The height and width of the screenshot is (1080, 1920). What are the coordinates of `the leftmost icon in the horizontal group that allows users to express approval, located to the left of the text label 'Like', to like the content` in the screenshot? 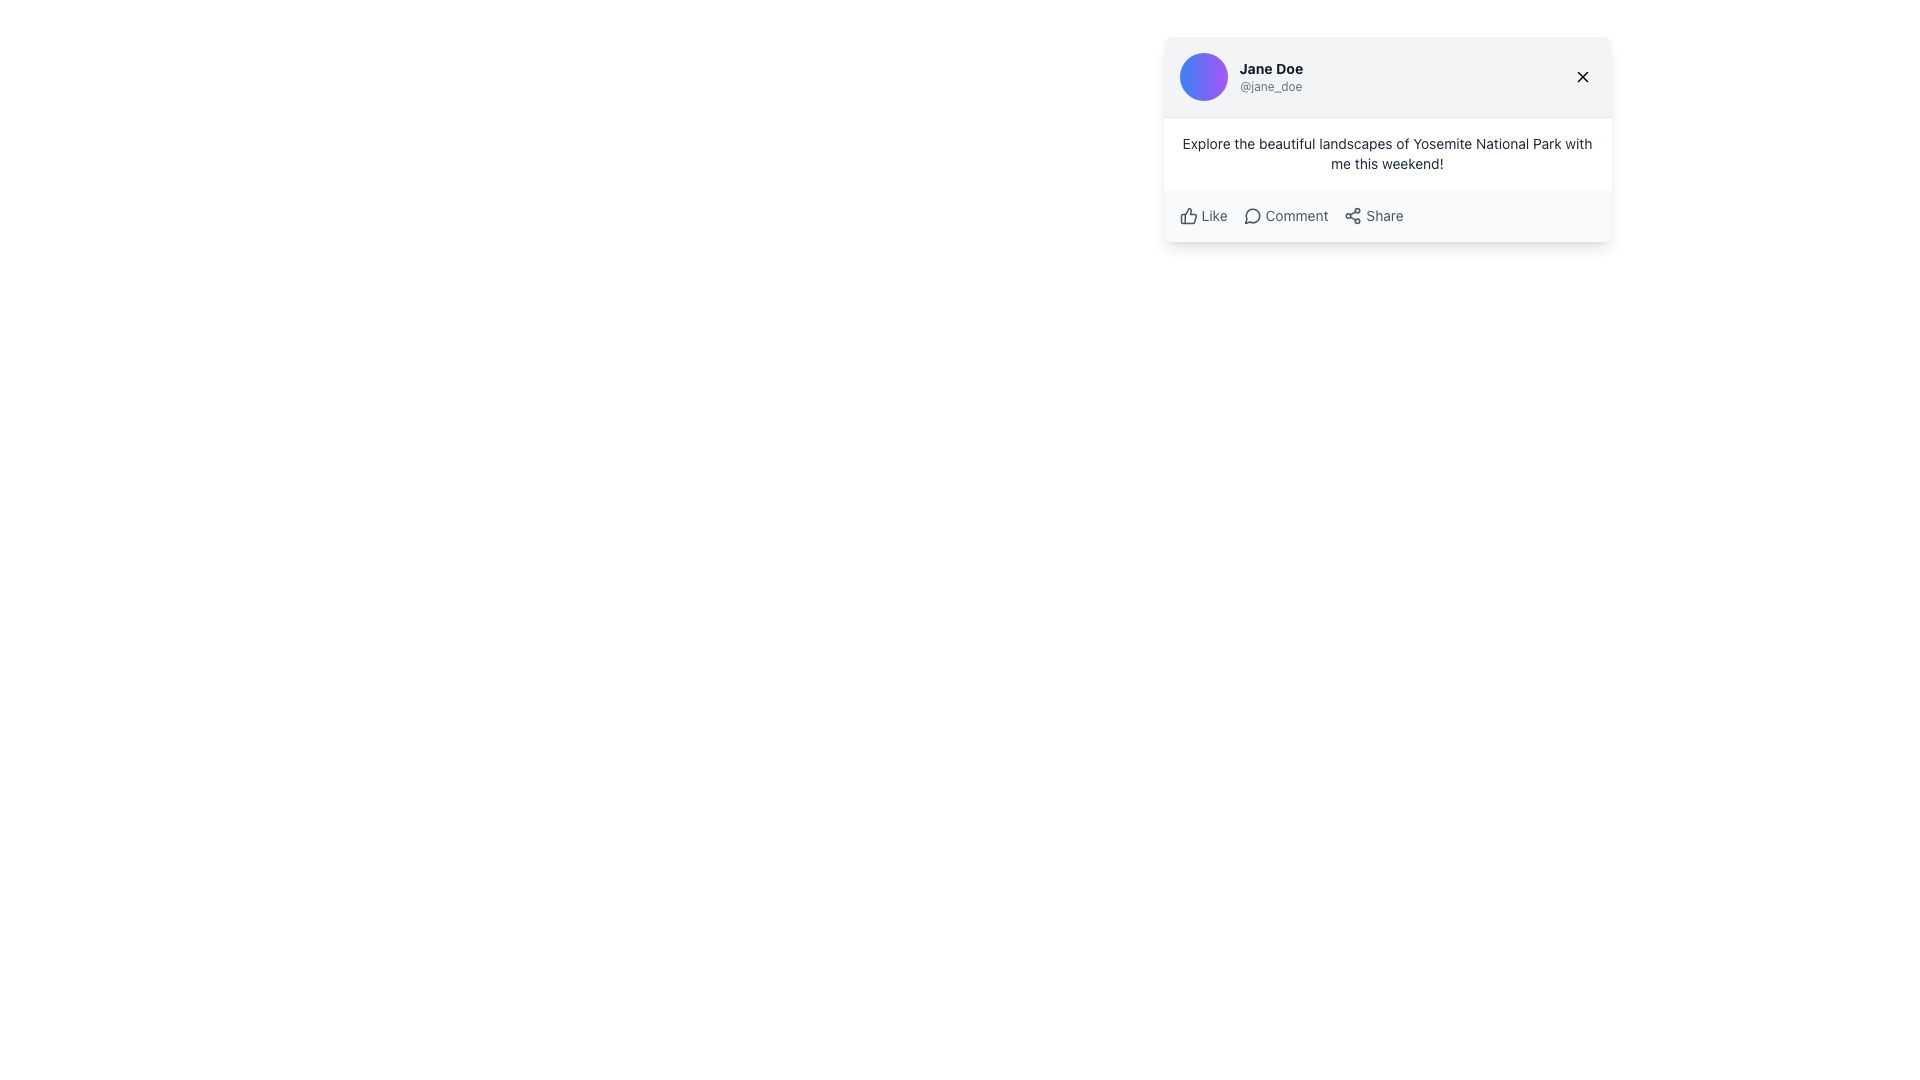 It's located at (1188, 216).